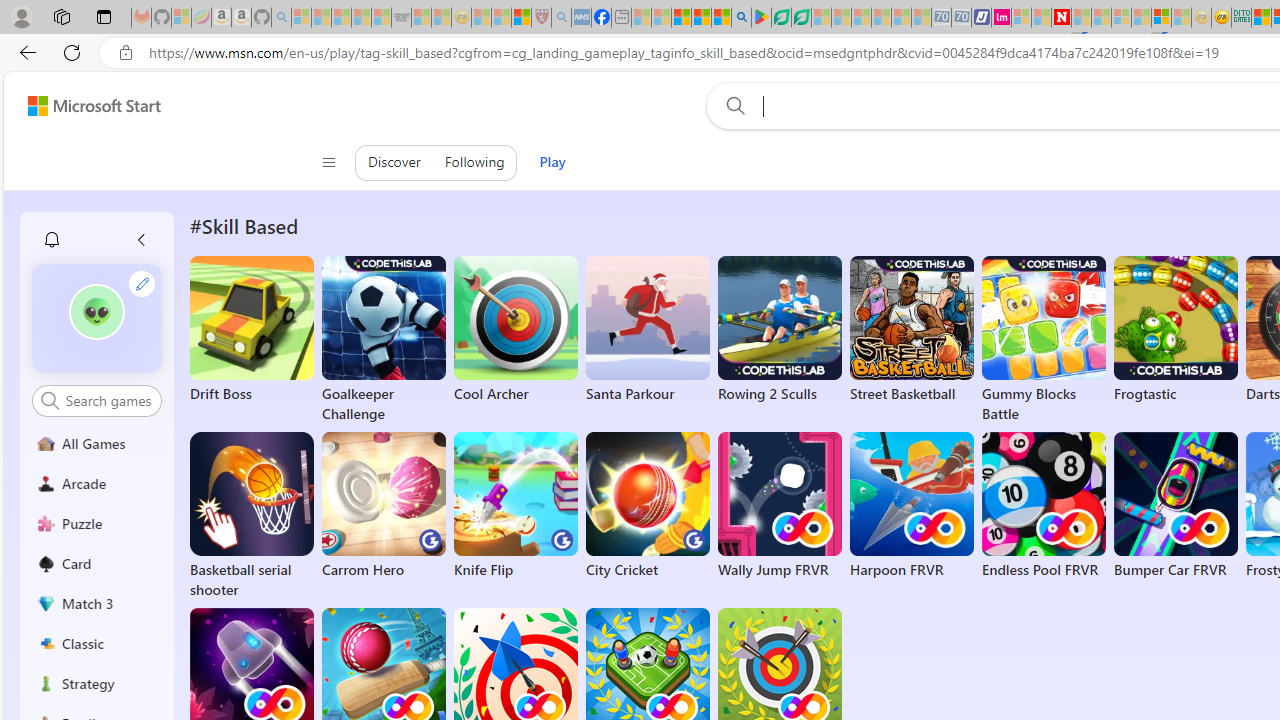 Image resolution: width=1280 pixels, height=720 pixels. What do you see at coordinates (250, 329) in the screenshot?
I see `'Drift Boss'` at bounding box center [250, 329].